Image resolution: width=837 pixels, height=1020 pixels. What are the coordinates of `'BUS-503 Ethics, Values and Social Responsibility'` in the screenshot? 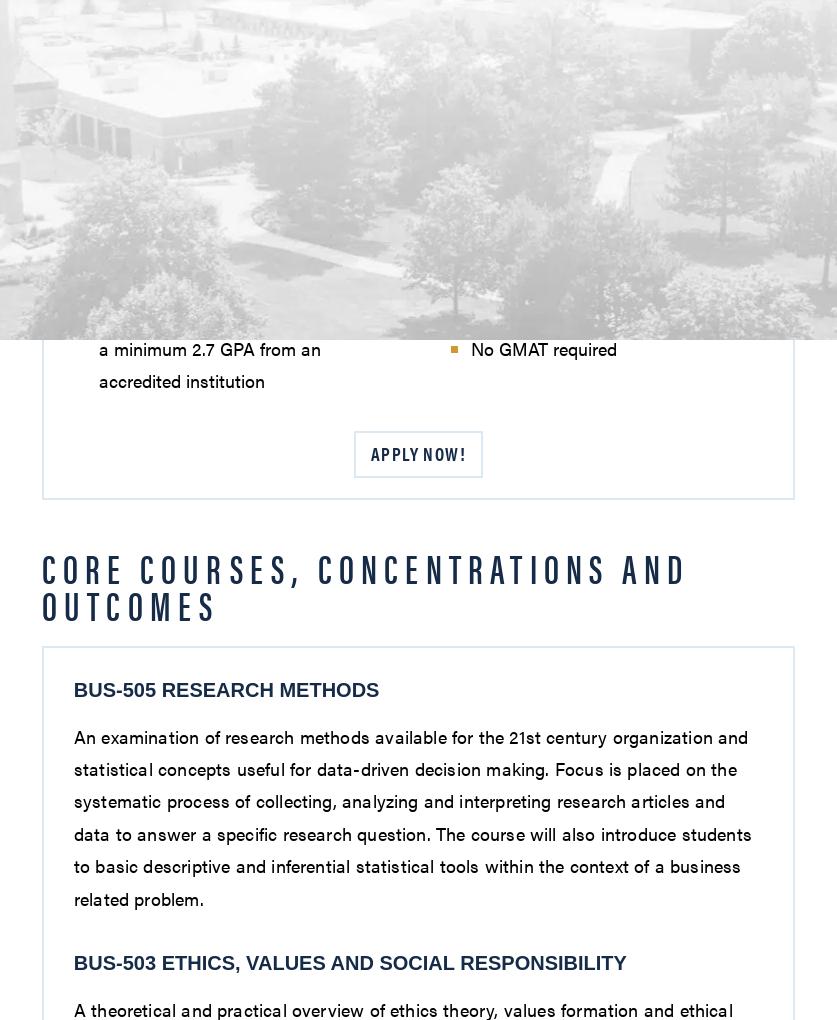 It's located at (349, 960).